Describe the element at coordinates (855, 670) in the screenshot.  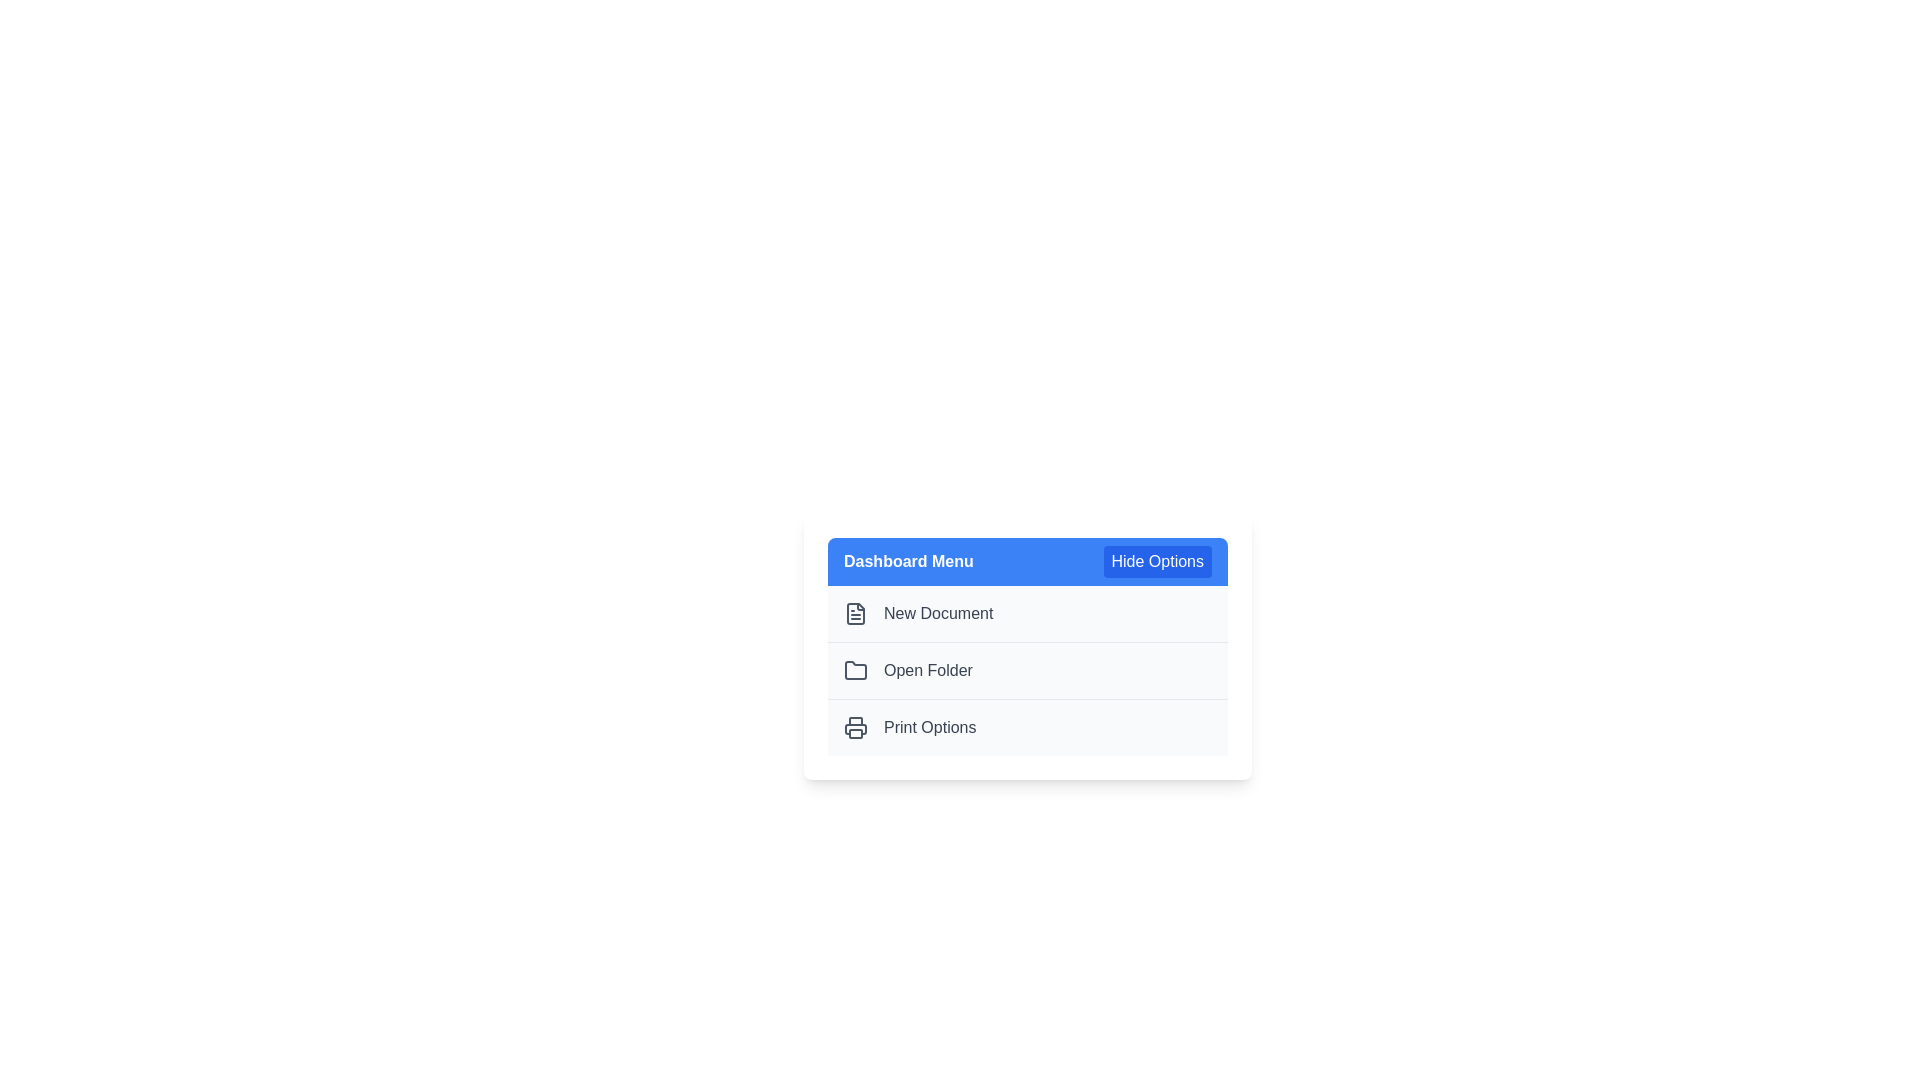
I see `the folder icon representing the 'Open Folder' action in the menu, located to the left of the 'Open Folder' text` at that location.